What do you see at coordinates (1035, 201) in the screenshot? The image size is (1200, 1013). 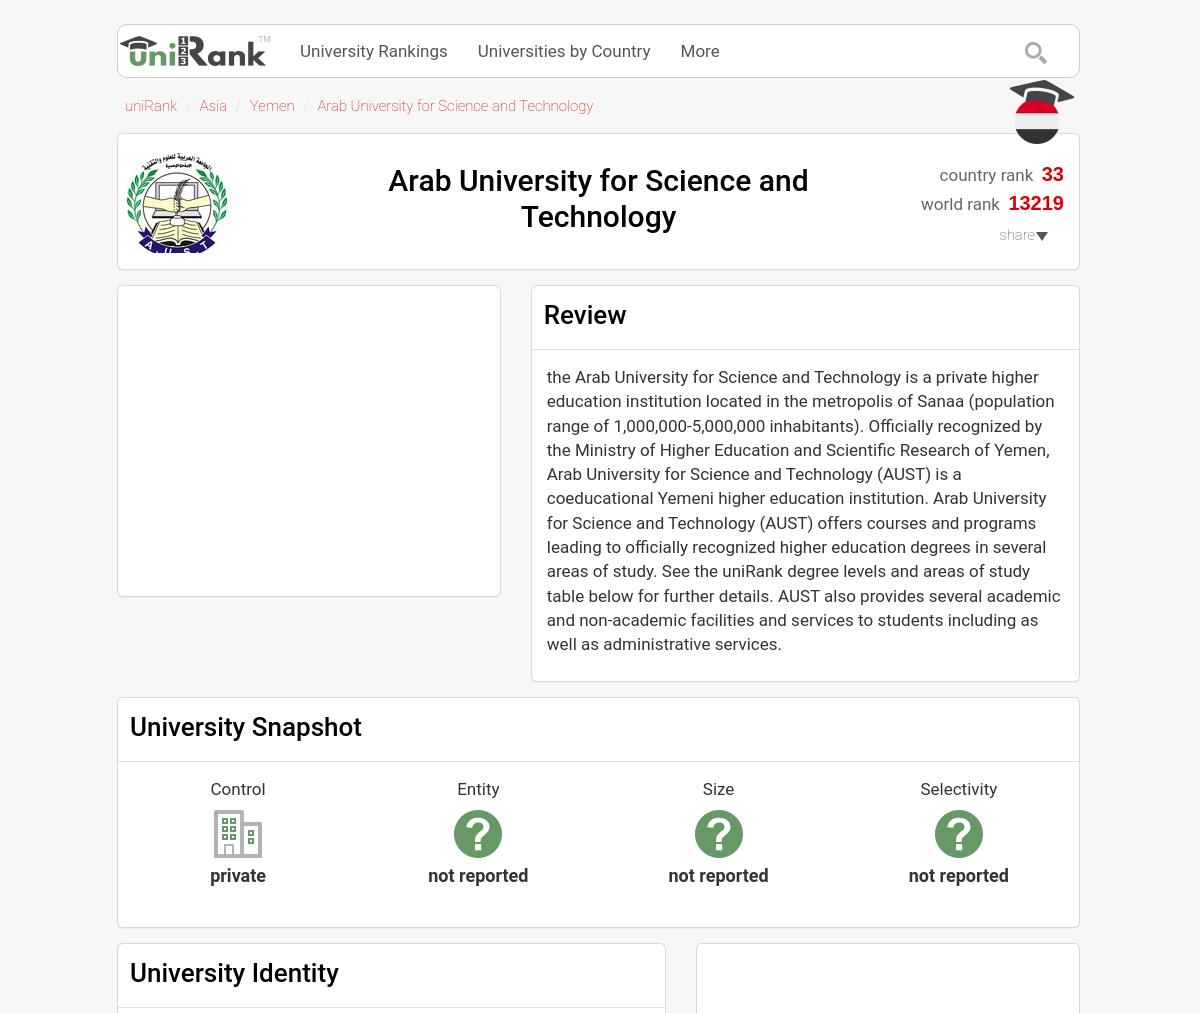 I see `'13219'` at bounding box center [1035, 201].